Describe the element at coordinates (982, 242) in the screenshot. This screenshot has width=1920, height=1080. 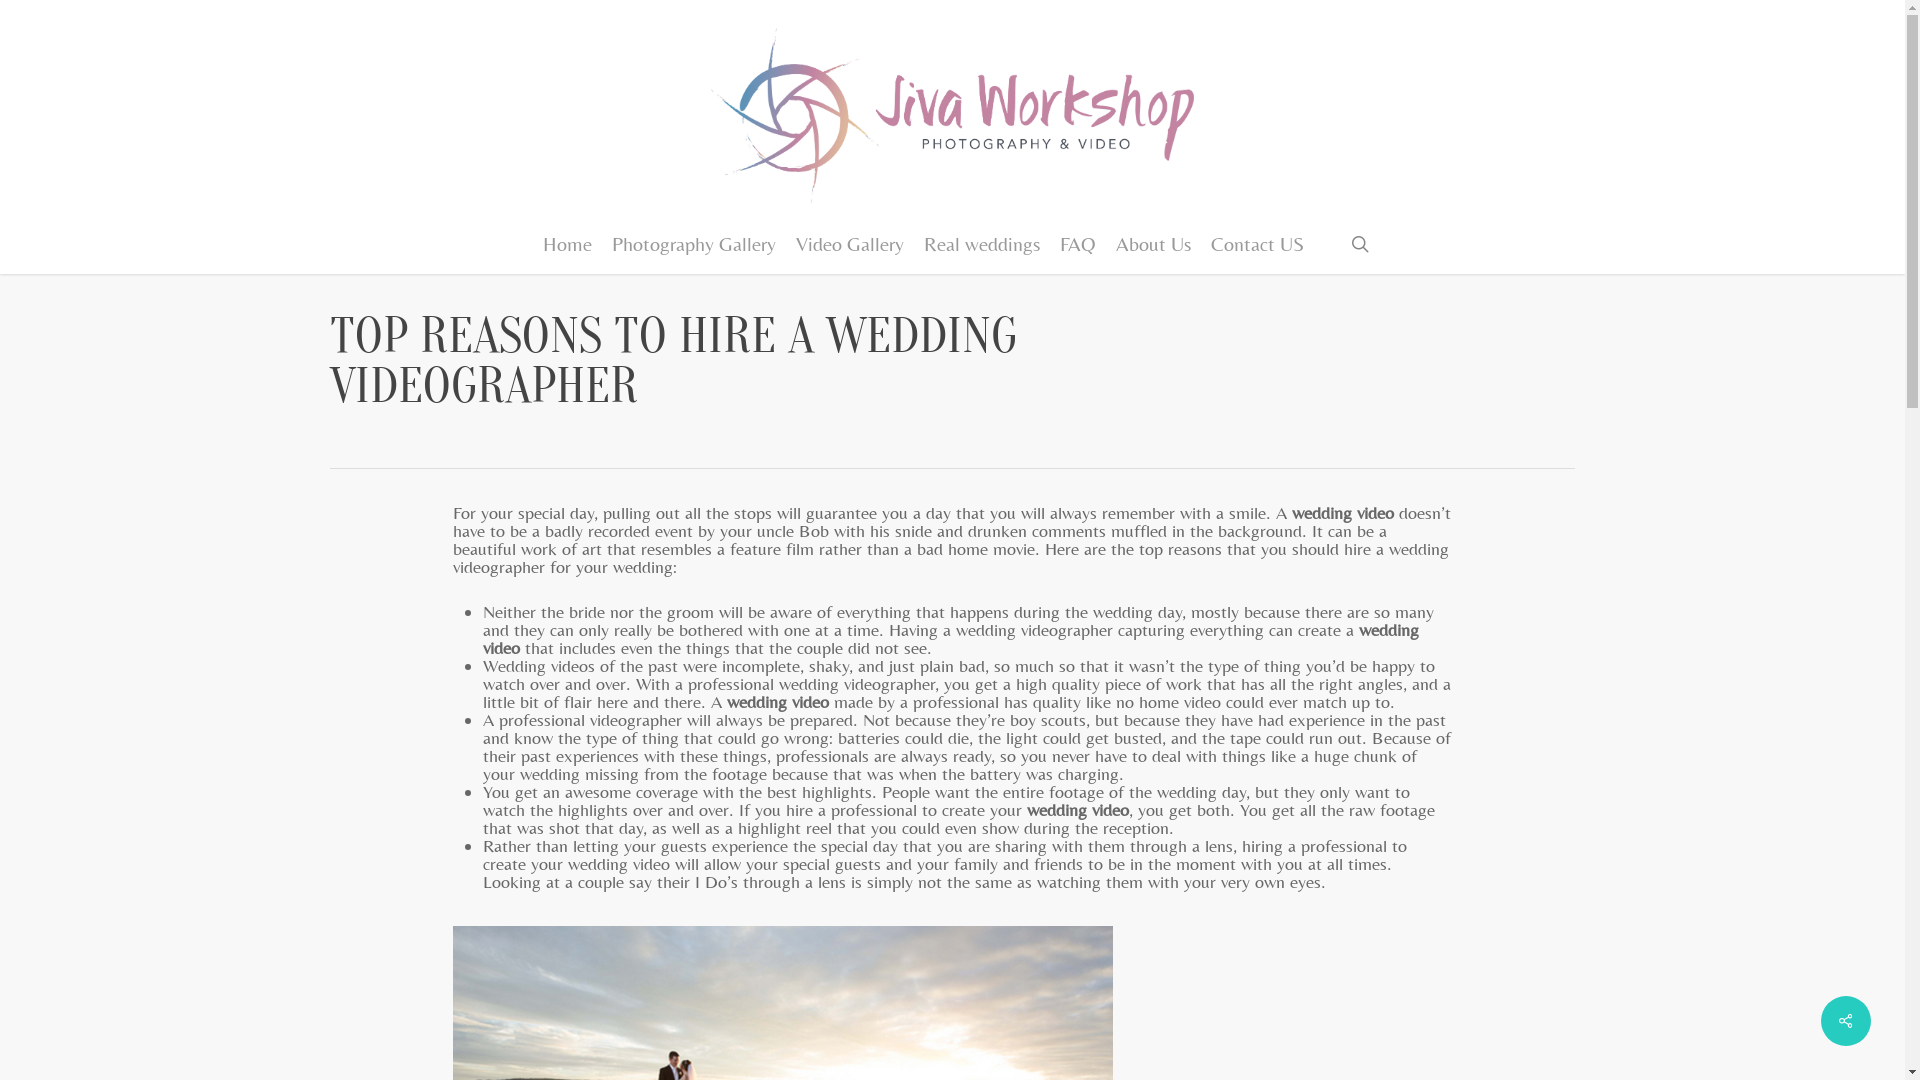
I see `'Real weddings'` at that location.